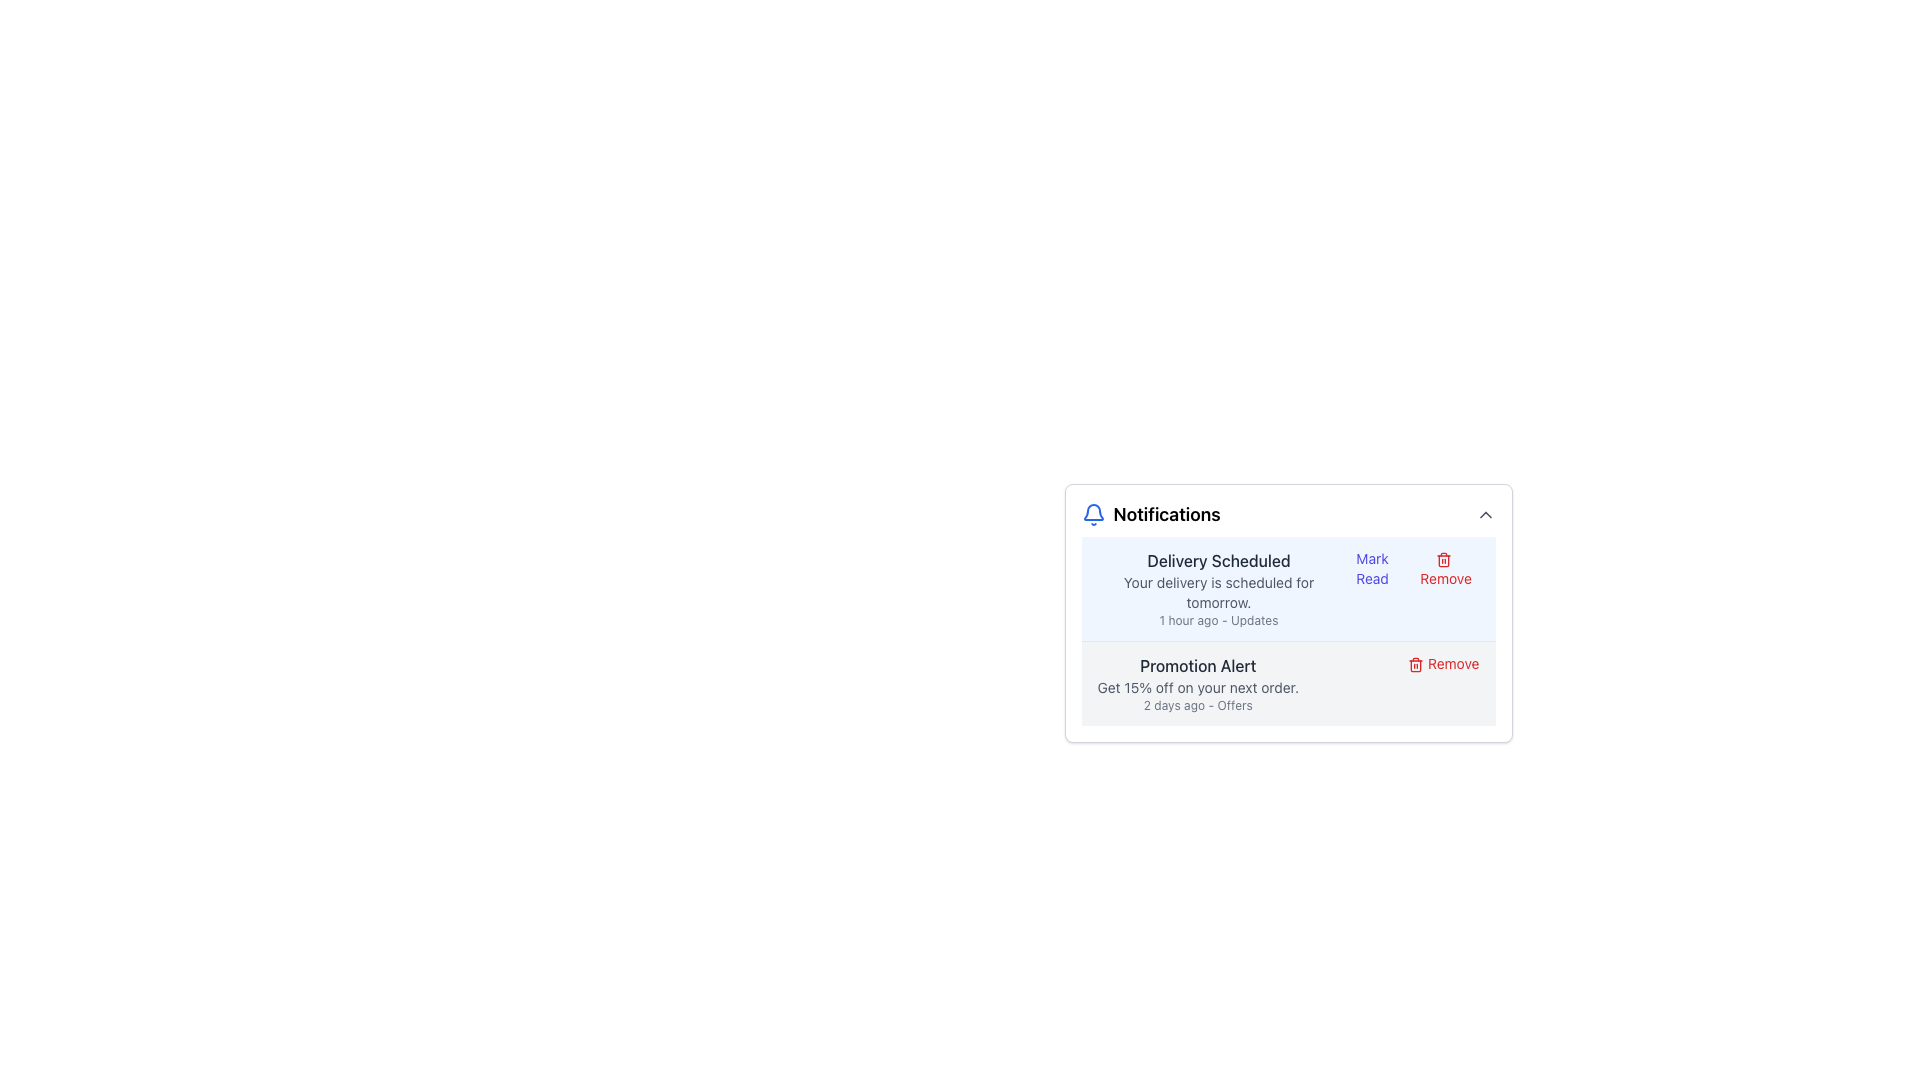 The width and height of the screenshot is (1920, 1080). What do you see at coordinates (1444, 560) in the screenshot?
I see `the delete icon located at the rightmost position of the first notification card, near the 'Delivery Scheduled' text` at bounding box center [1444, 560].